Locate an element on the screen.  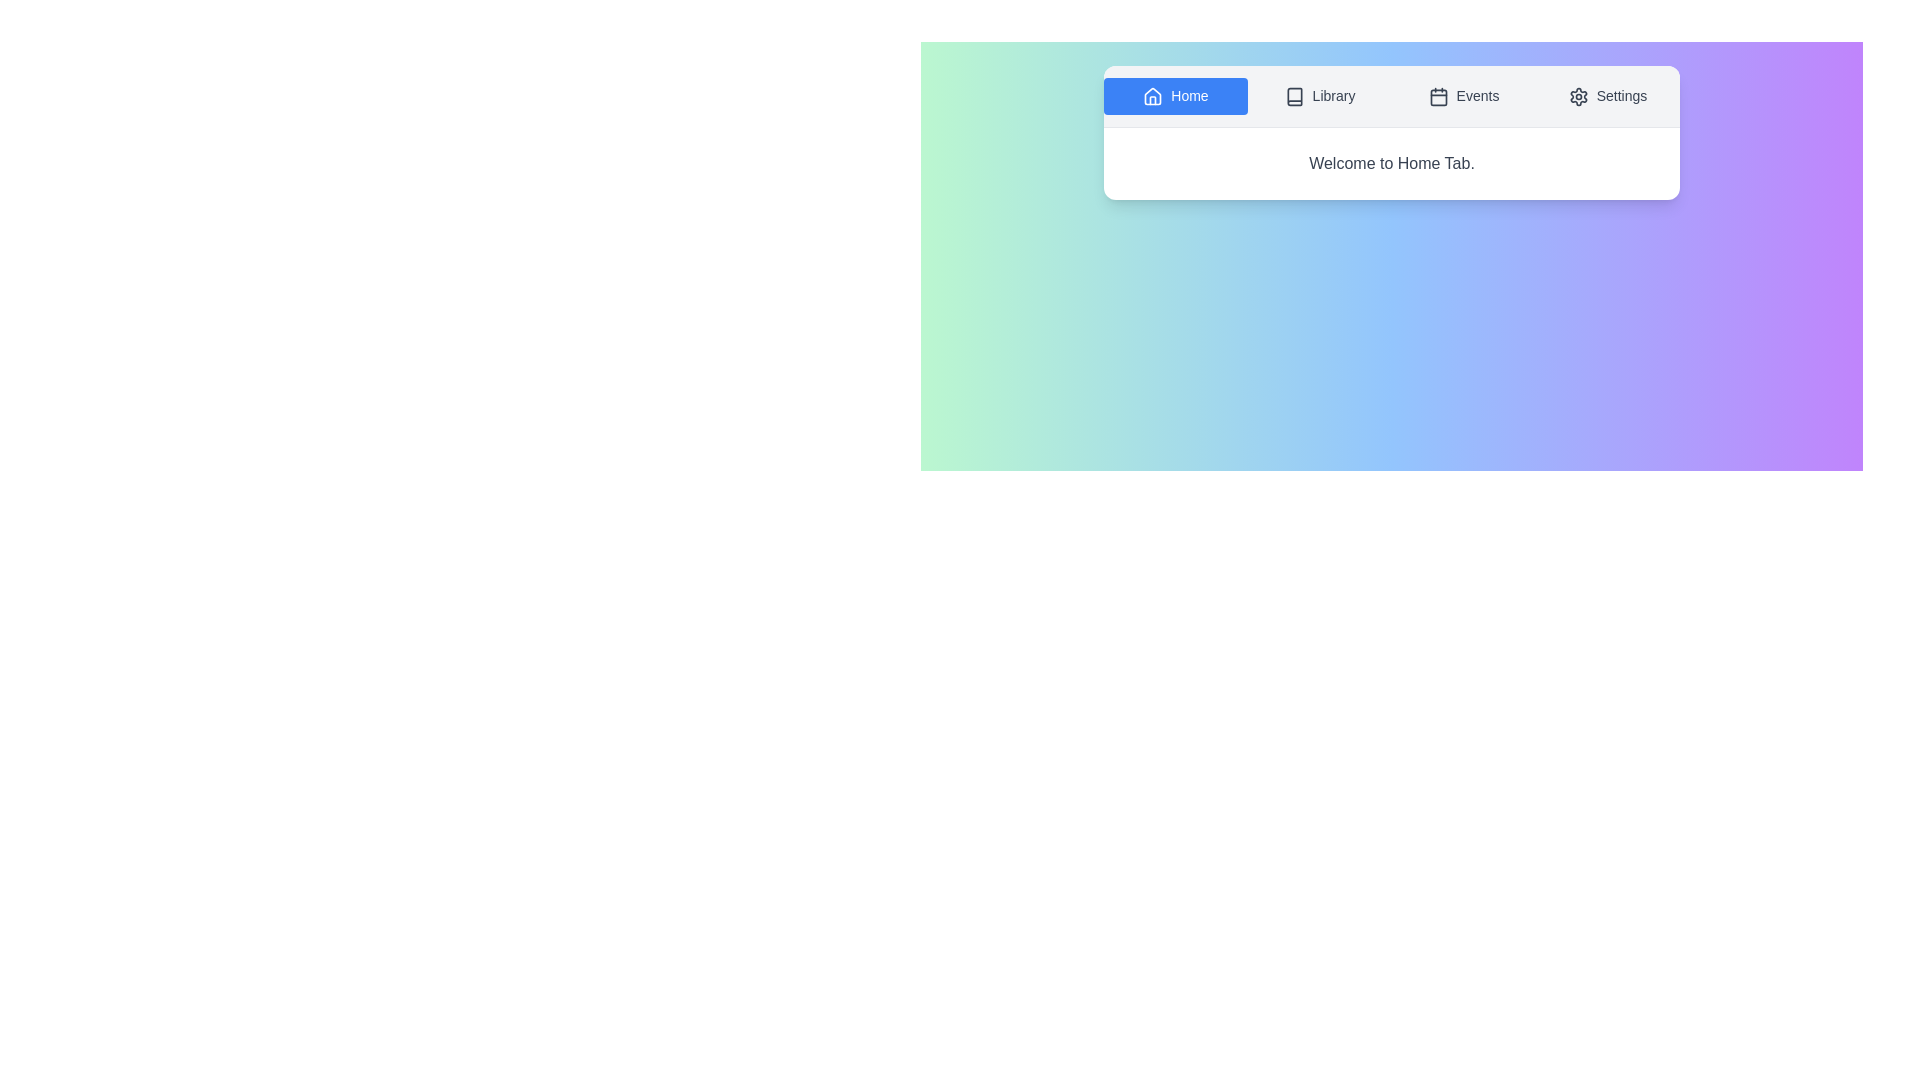
the 'Settings' text label located at the rightmost end of the navigation bar, which is aligned with the settings icon to its left is located at coordinates (1622, 96).